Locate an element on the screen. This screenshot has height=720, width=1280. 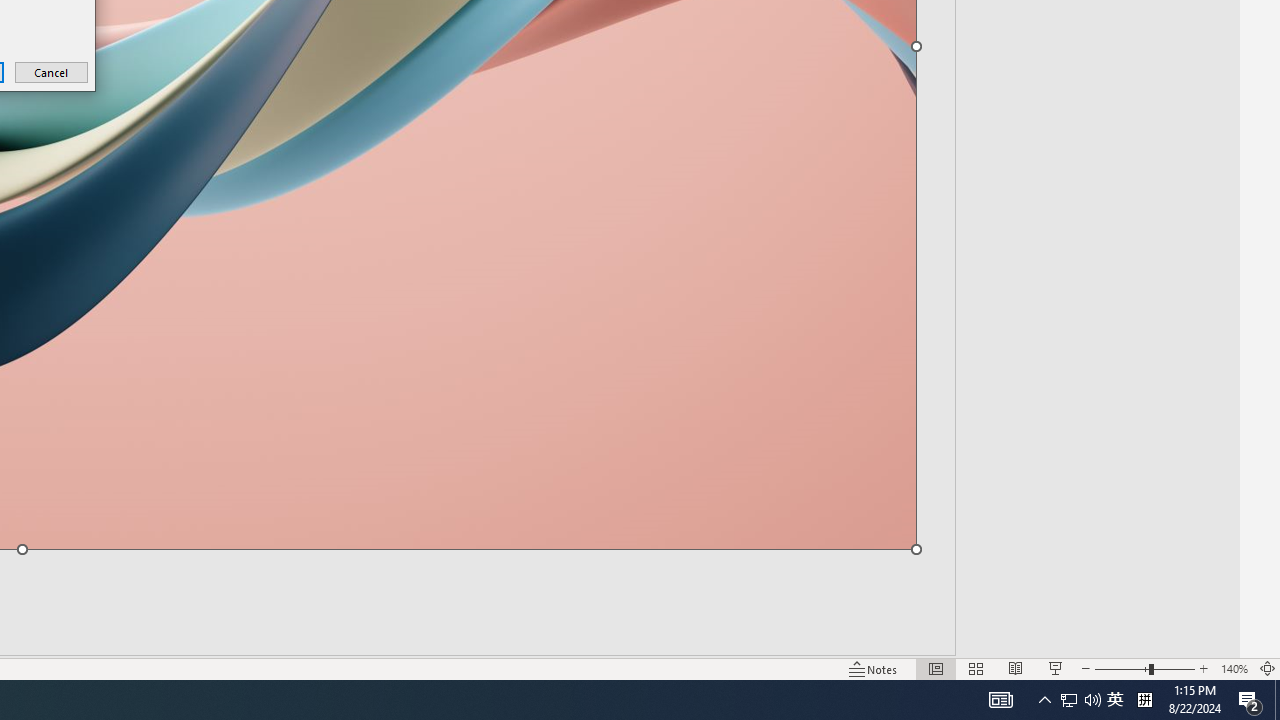
'Cancel' is located at coordinates (51, 71).